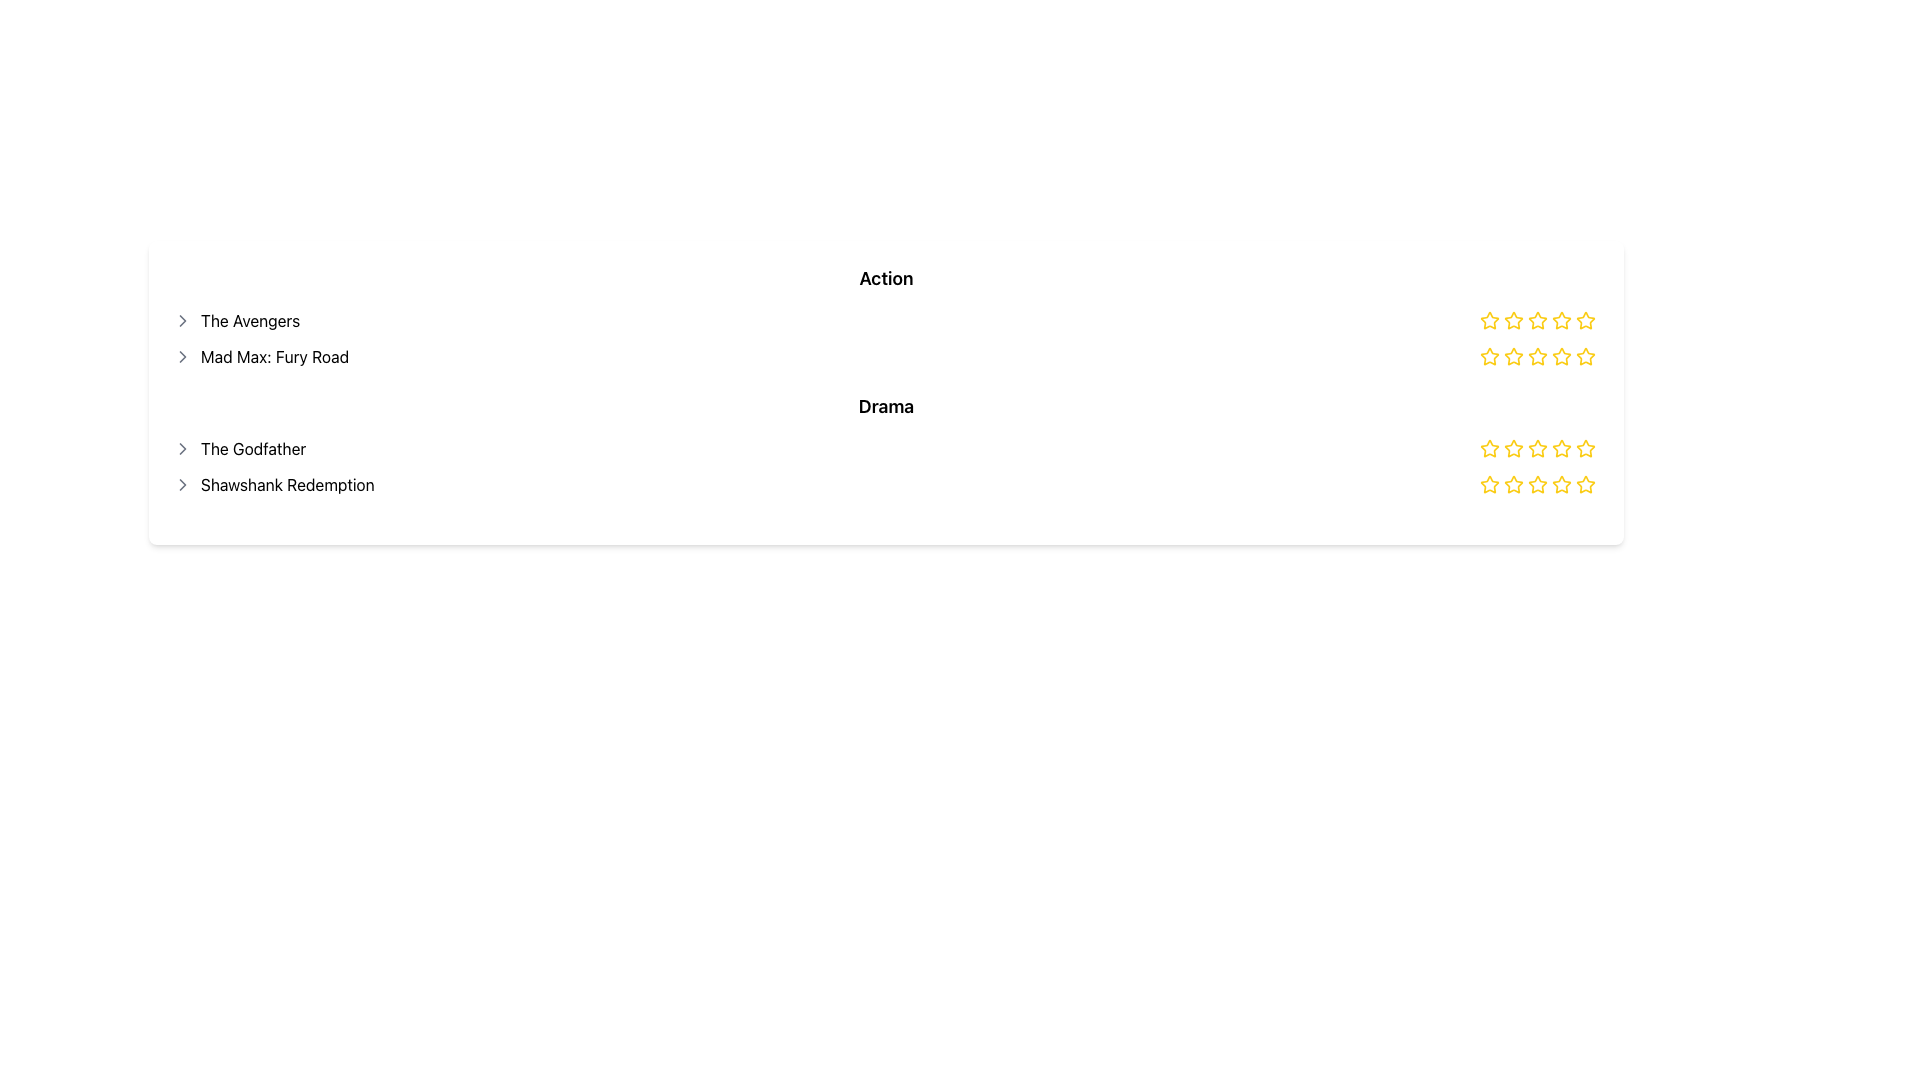  Describe the element at coordinates (1536, 319) in the screenshot. I see `the fourth star icon in the rating system for 'Mad Max: Fury Road'` at that location.